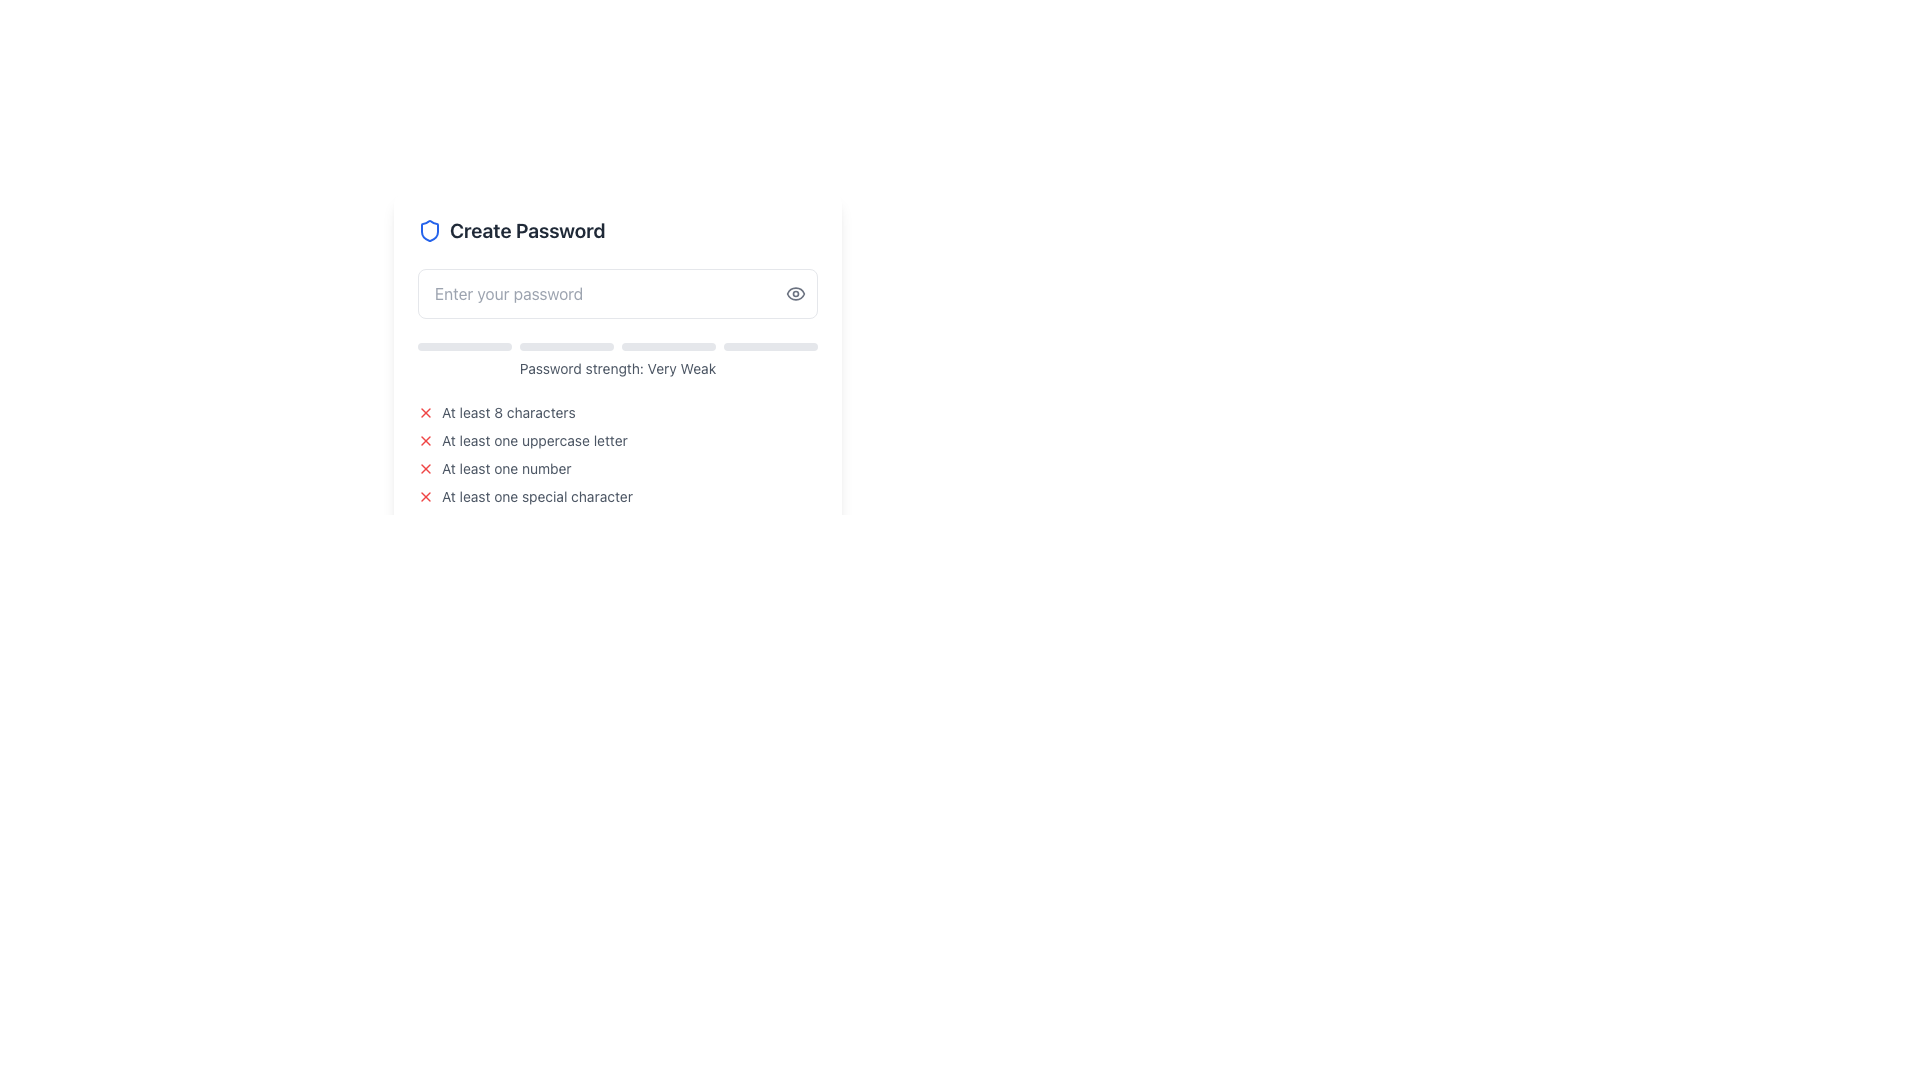 The height and width of the screenshot is (1080, 1920). What do you see at coordinates (617, 362) in the screenshot?
I see `the password creation component` at bounding box center [617, 362].